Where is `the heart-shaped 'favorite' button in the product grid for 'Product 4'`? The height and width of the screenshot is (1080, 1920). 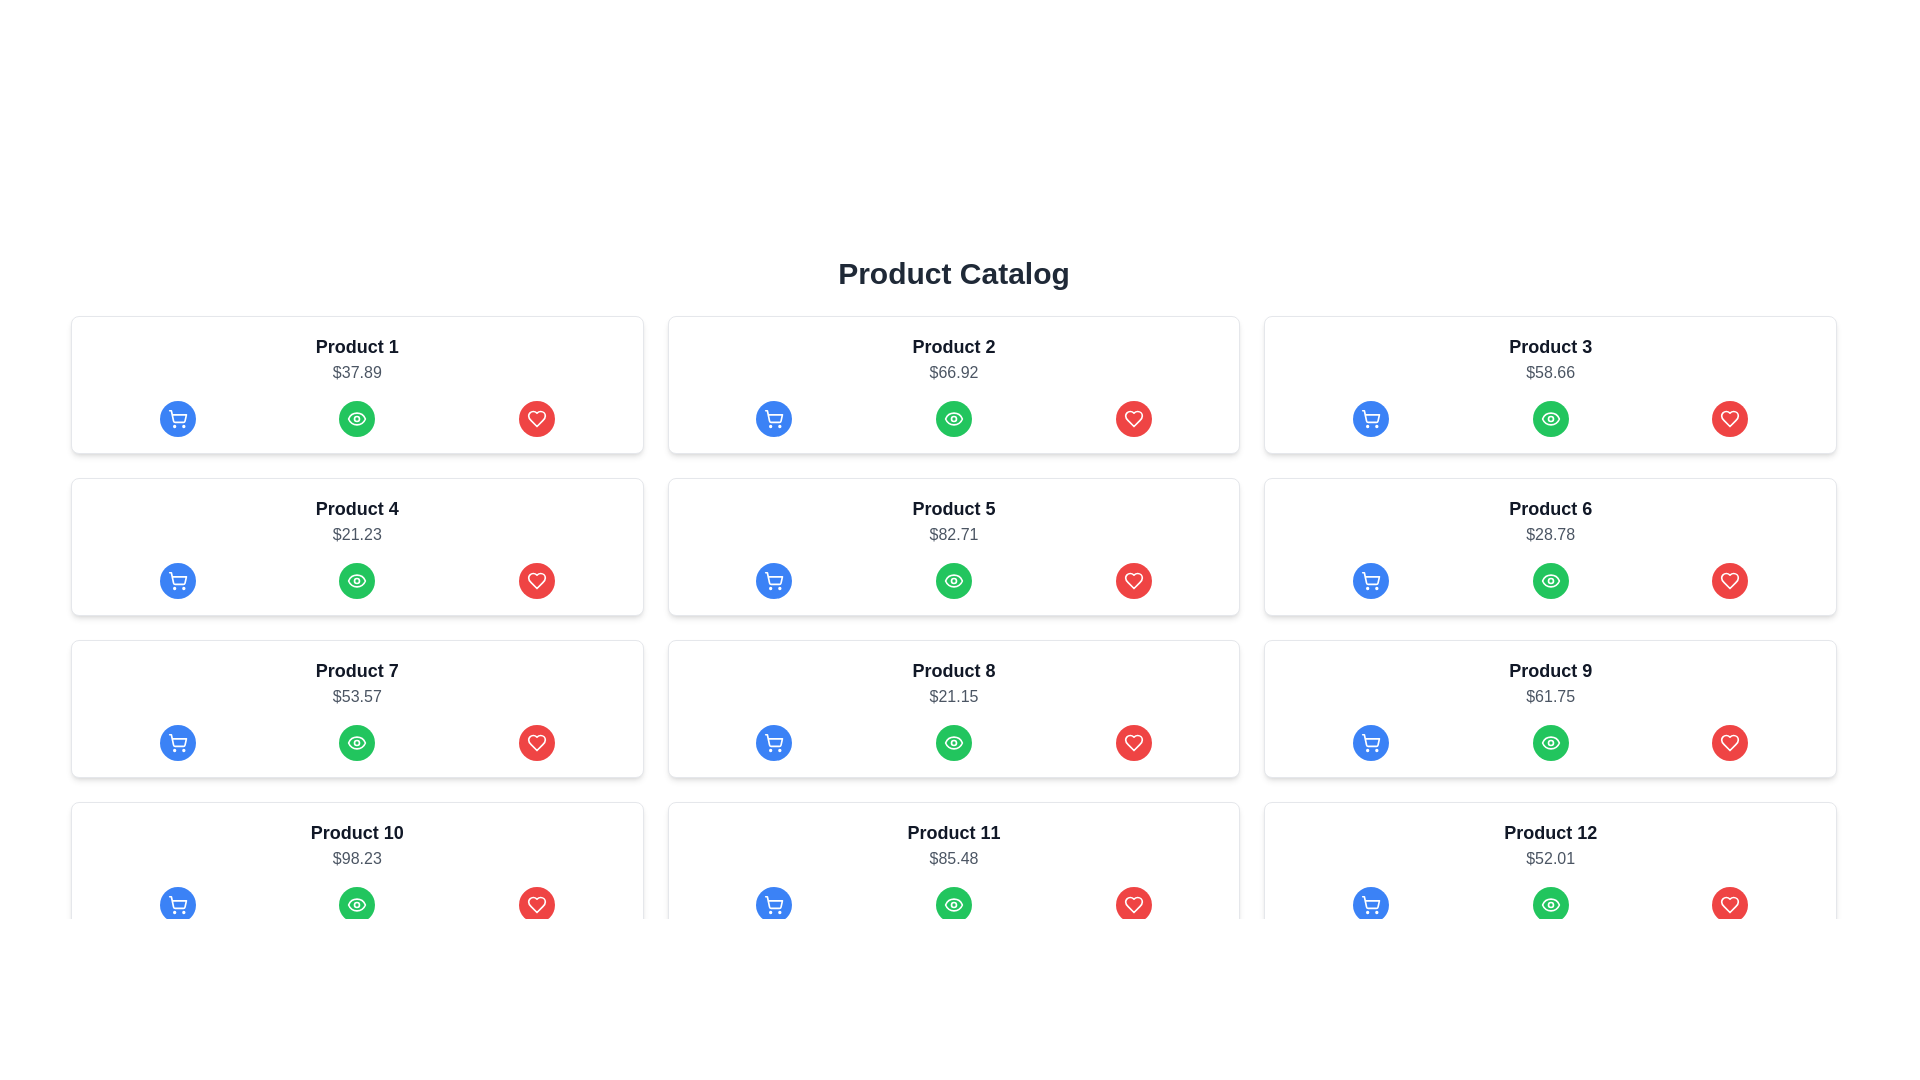 the heart-shaped 'favorite' button in the product grid for 'Product 4' is located at coordinates (536, 581).